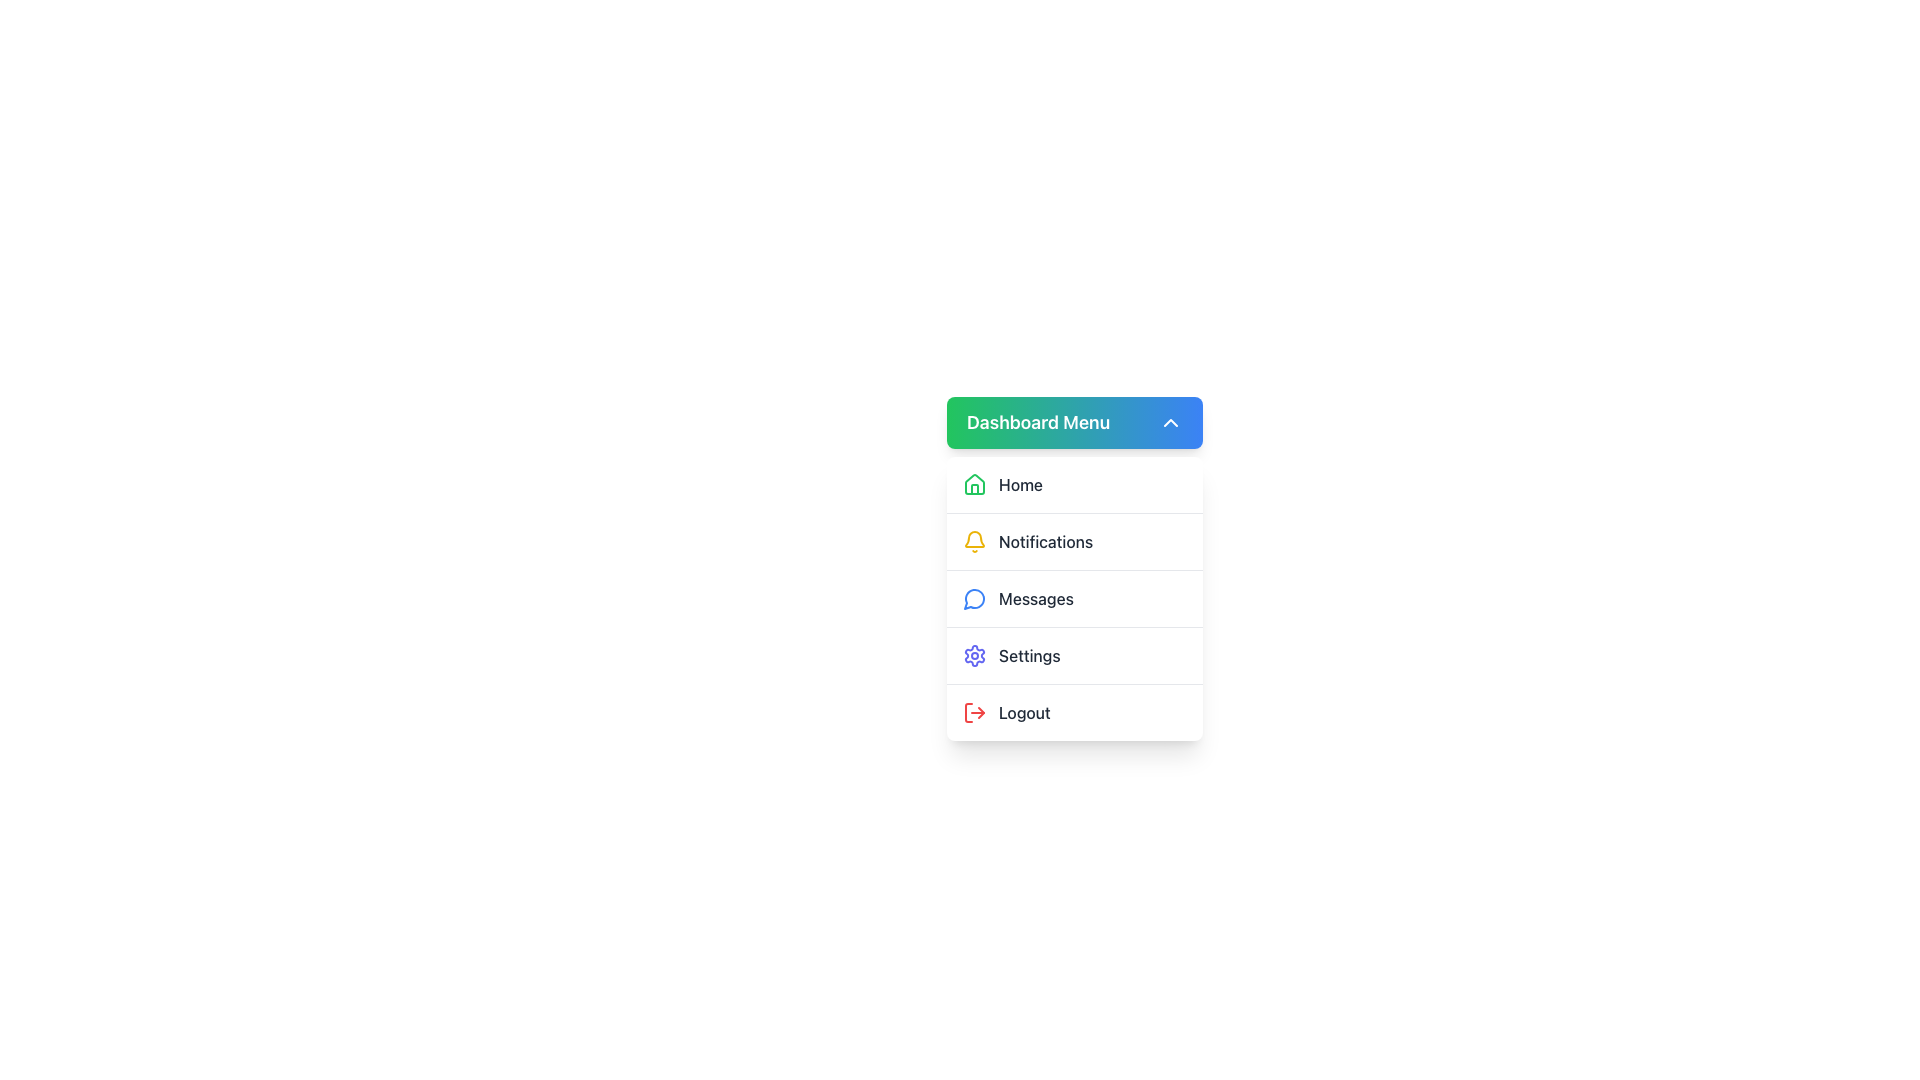 The width and height of the screenshot is (1920, 1080). Describe the element at coordinates (974, 485) in the screenshot. I see `the house icon with a green outline that is located in the menu, positioned to the left of the 'Home' text label` at that location.